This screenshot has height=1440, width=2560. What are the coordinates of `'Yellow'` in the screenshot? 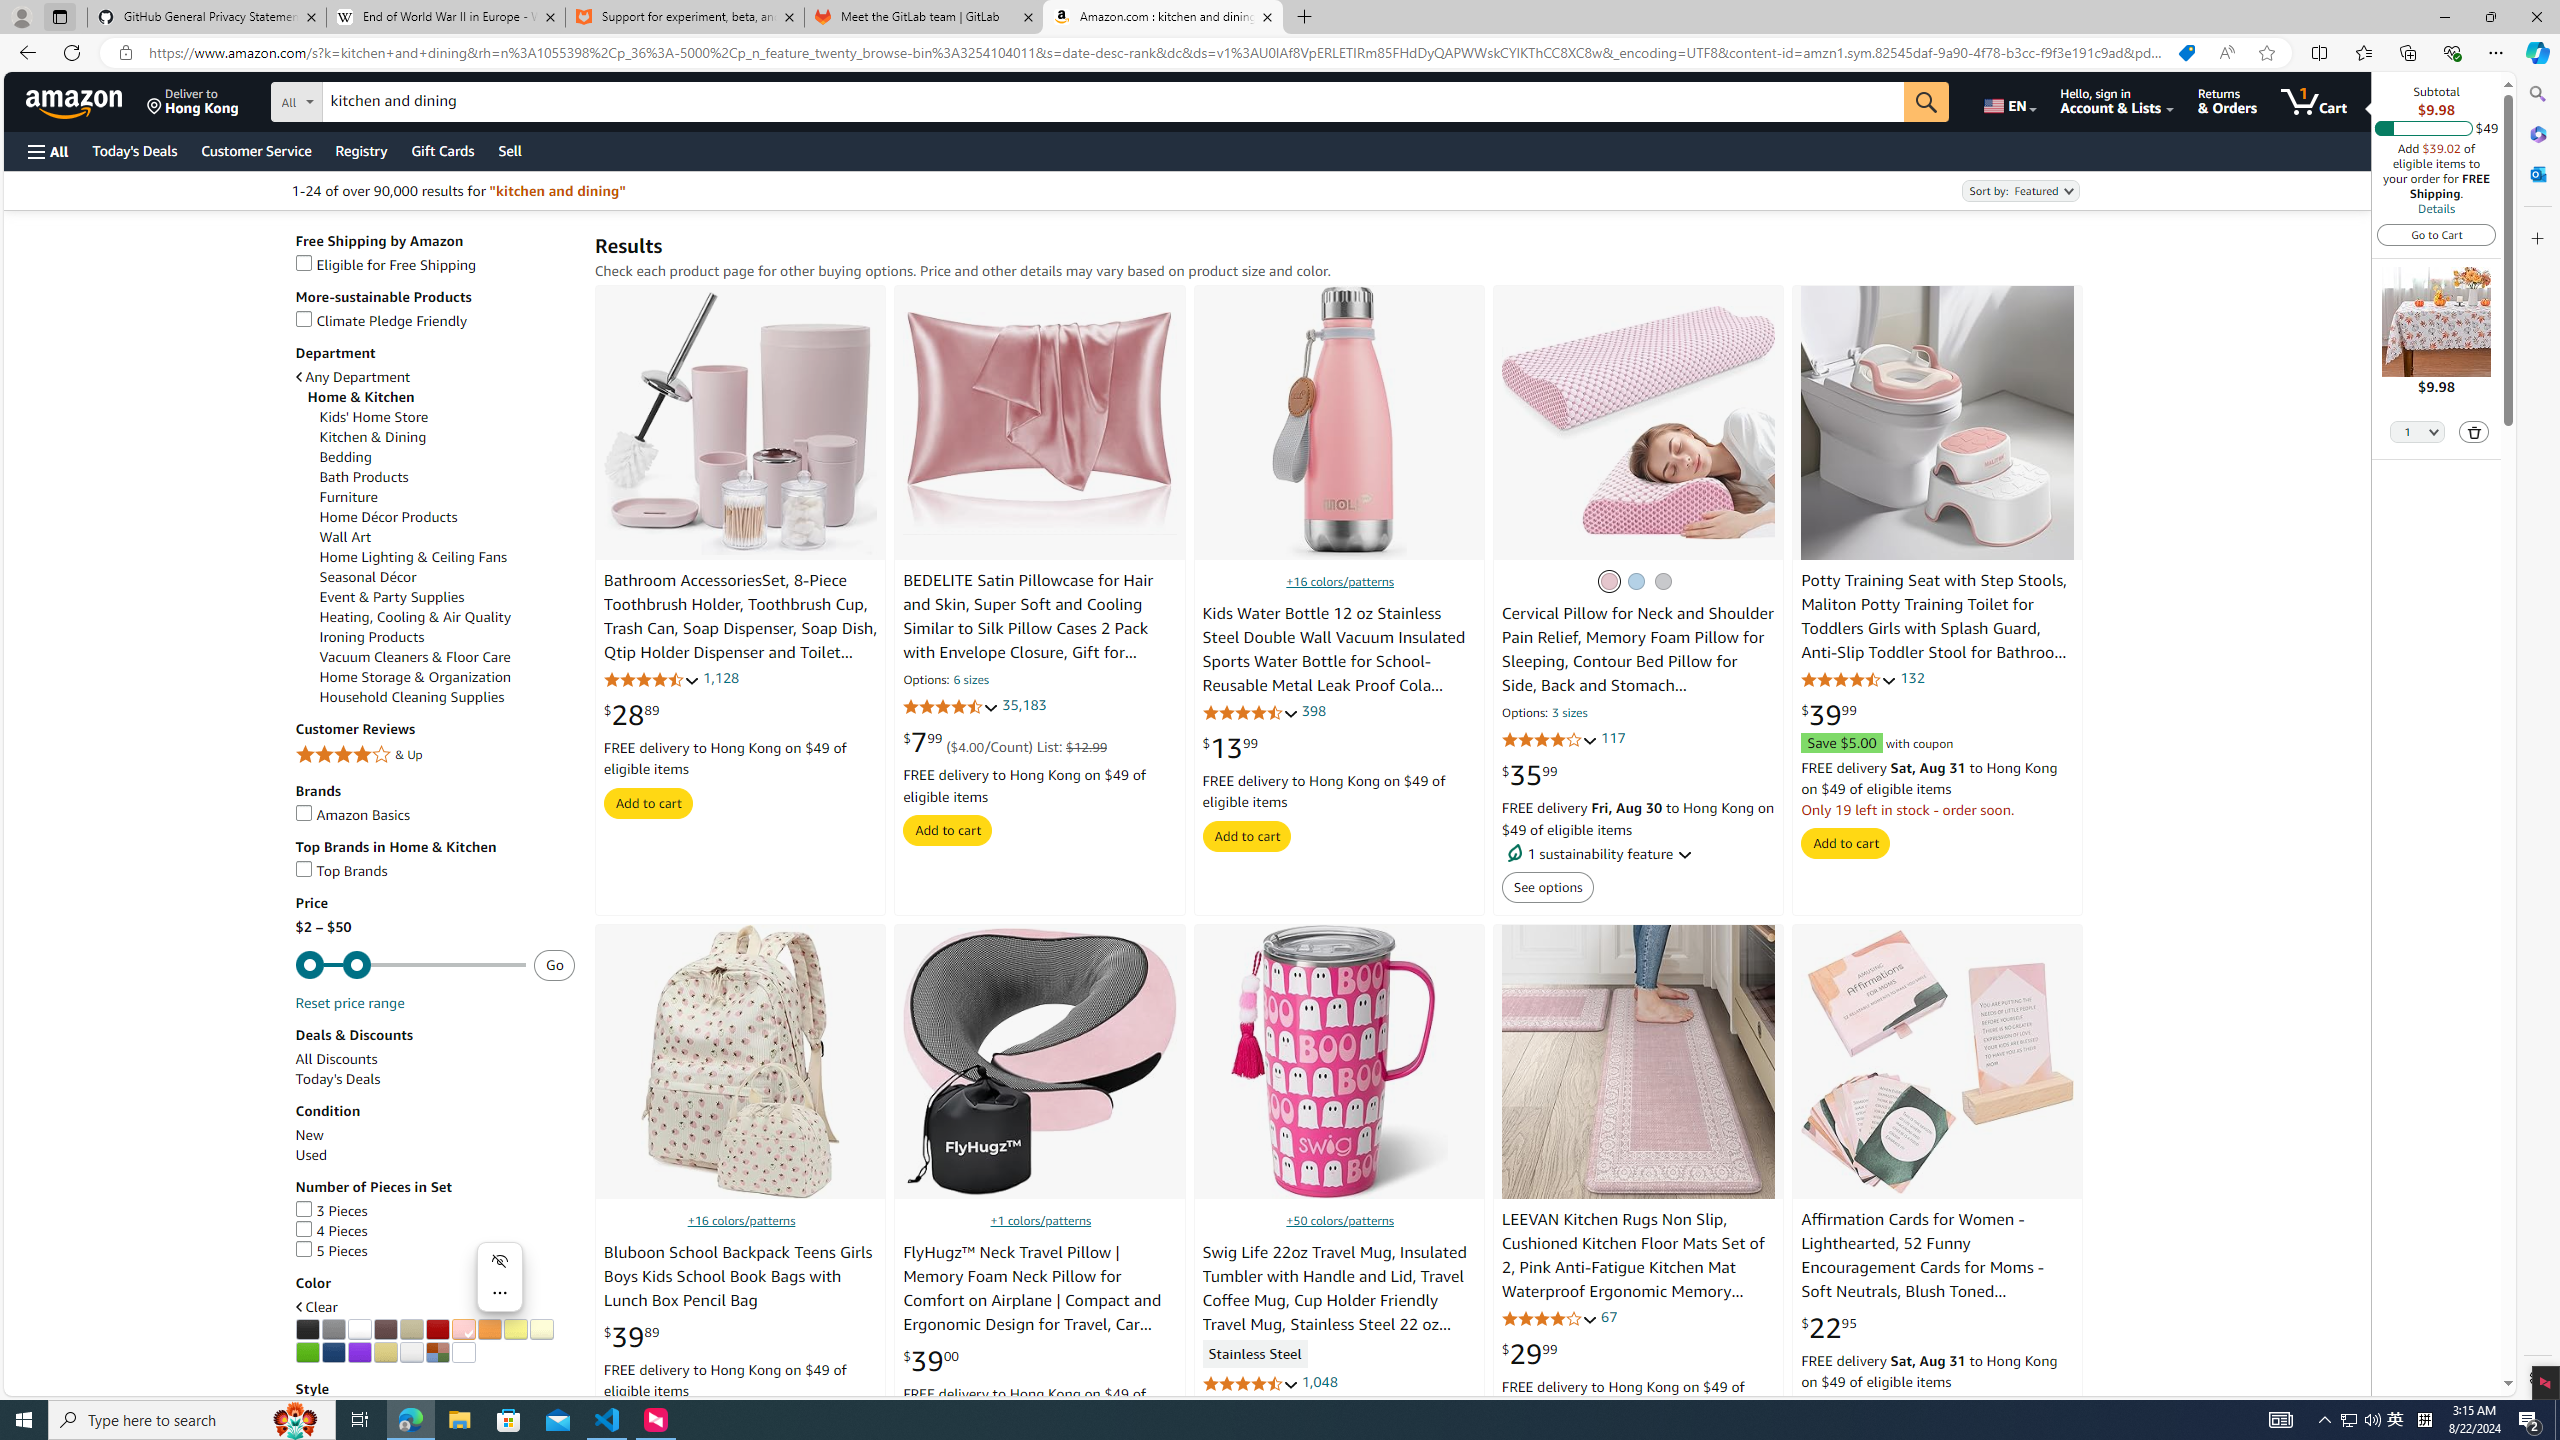 It's located at (513, 1328).